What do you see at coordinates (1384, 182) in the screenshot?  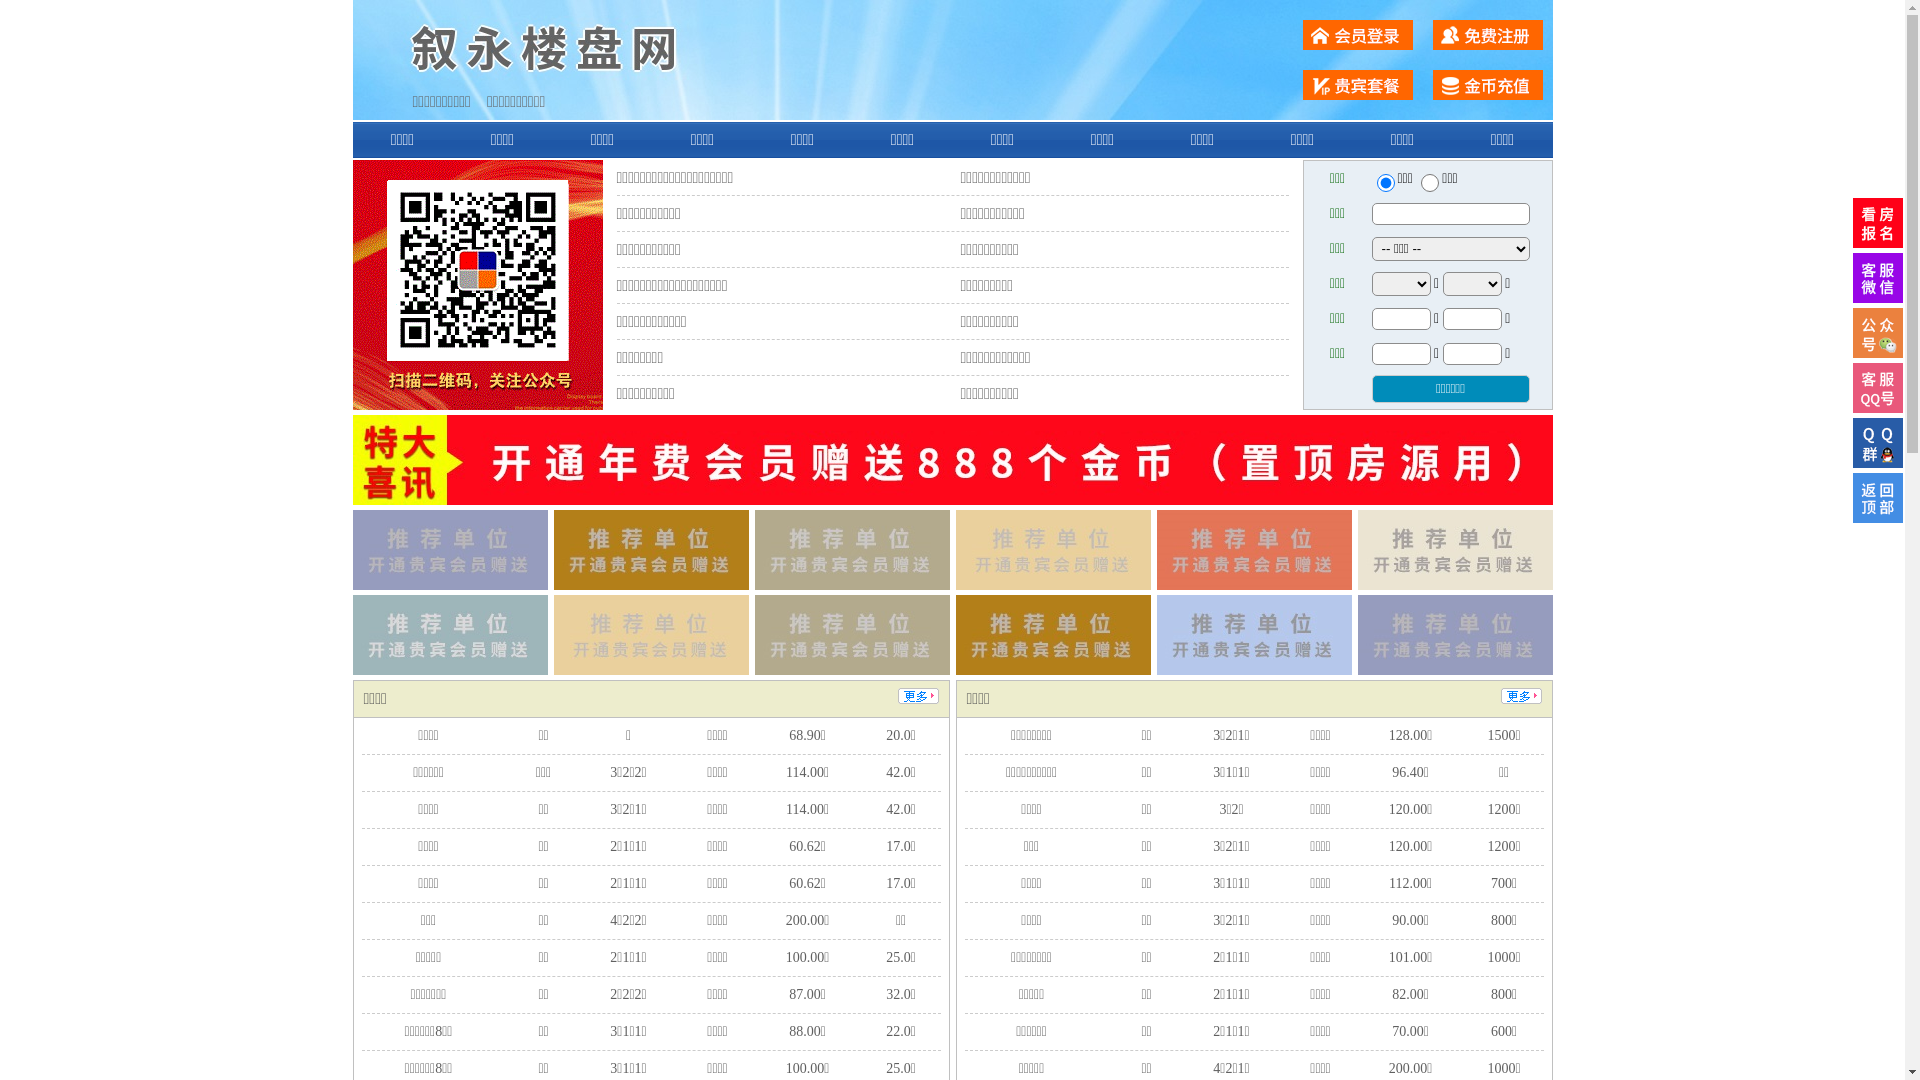 I see `'ershou'` at bounding box center [1384, 182].